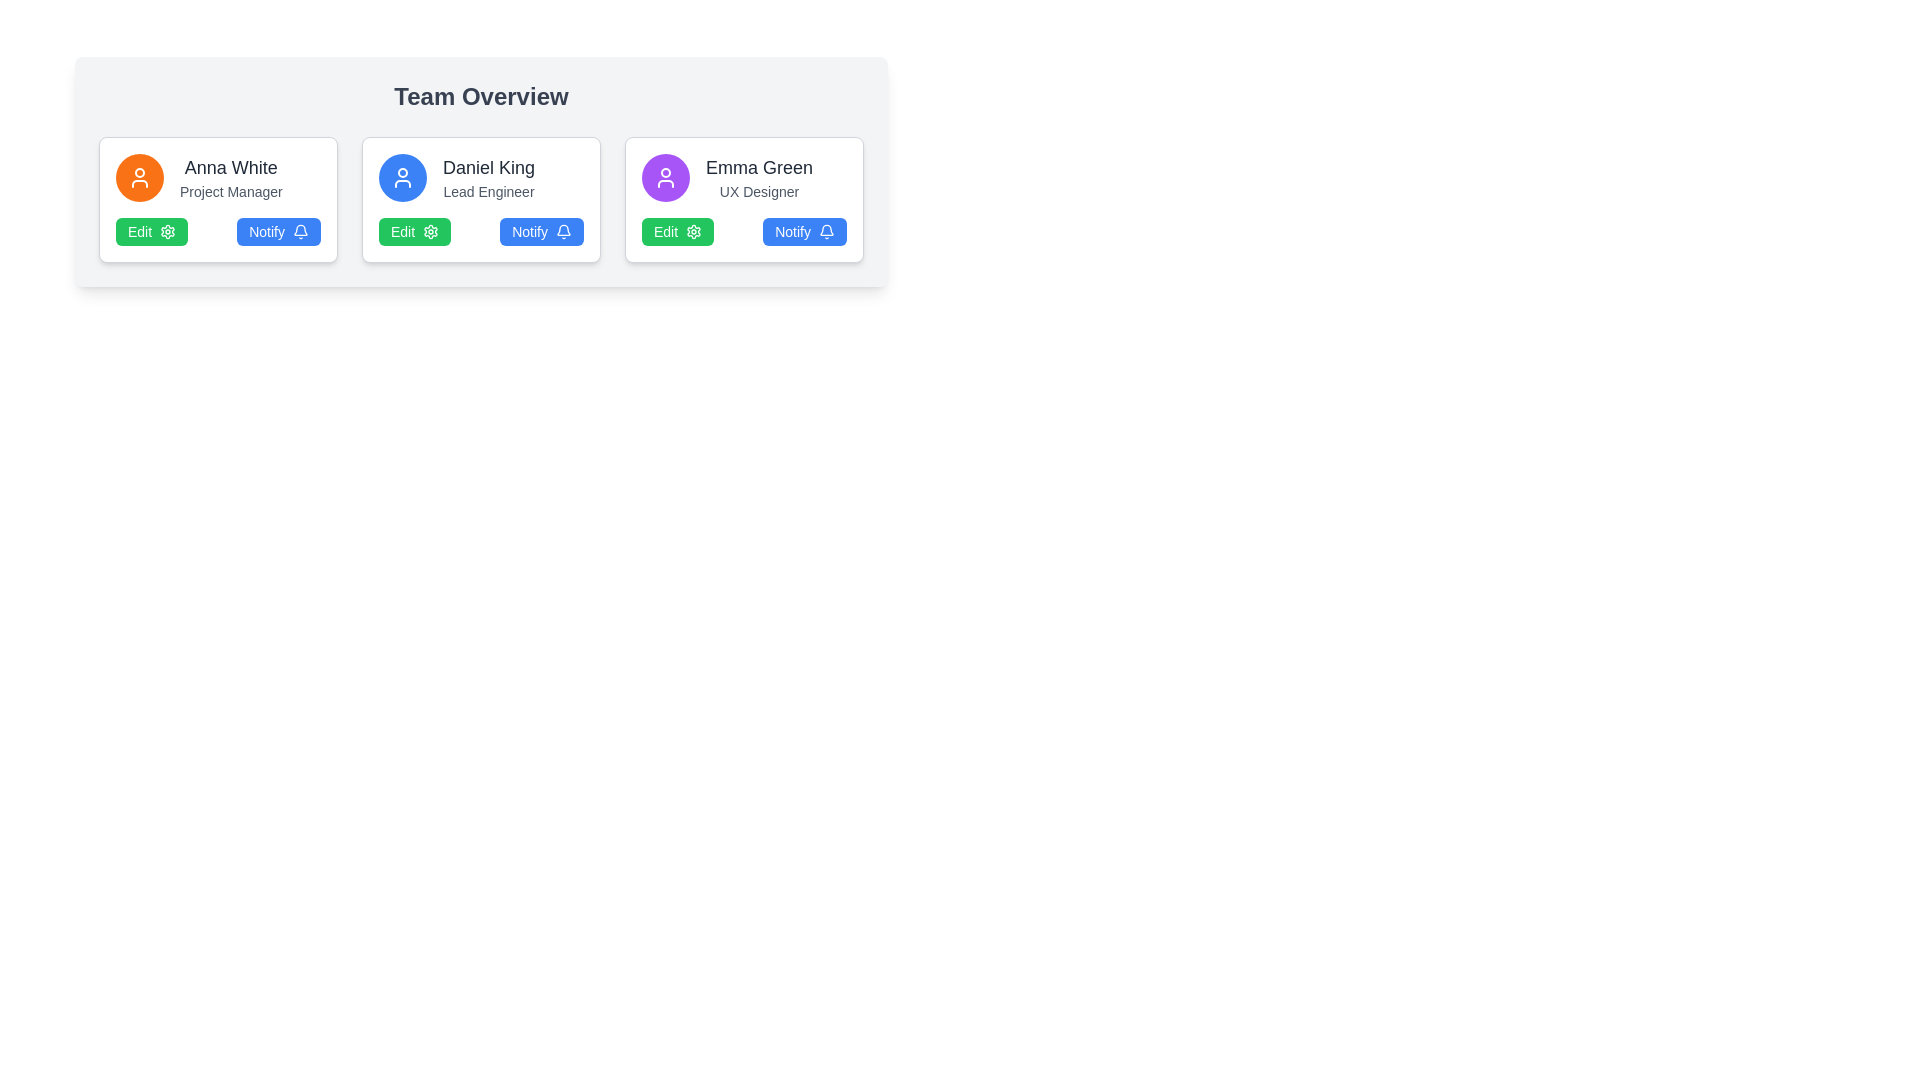  What do you see at coordinates (218, 176) in the screenshot?
I see `text label indicating 'Anna White' and role 'Project Manager' located in the upper-left card of the team member profiles grid, directly above the 'Edit' and 'Notify' buttons` at bounding box center [218, 176].